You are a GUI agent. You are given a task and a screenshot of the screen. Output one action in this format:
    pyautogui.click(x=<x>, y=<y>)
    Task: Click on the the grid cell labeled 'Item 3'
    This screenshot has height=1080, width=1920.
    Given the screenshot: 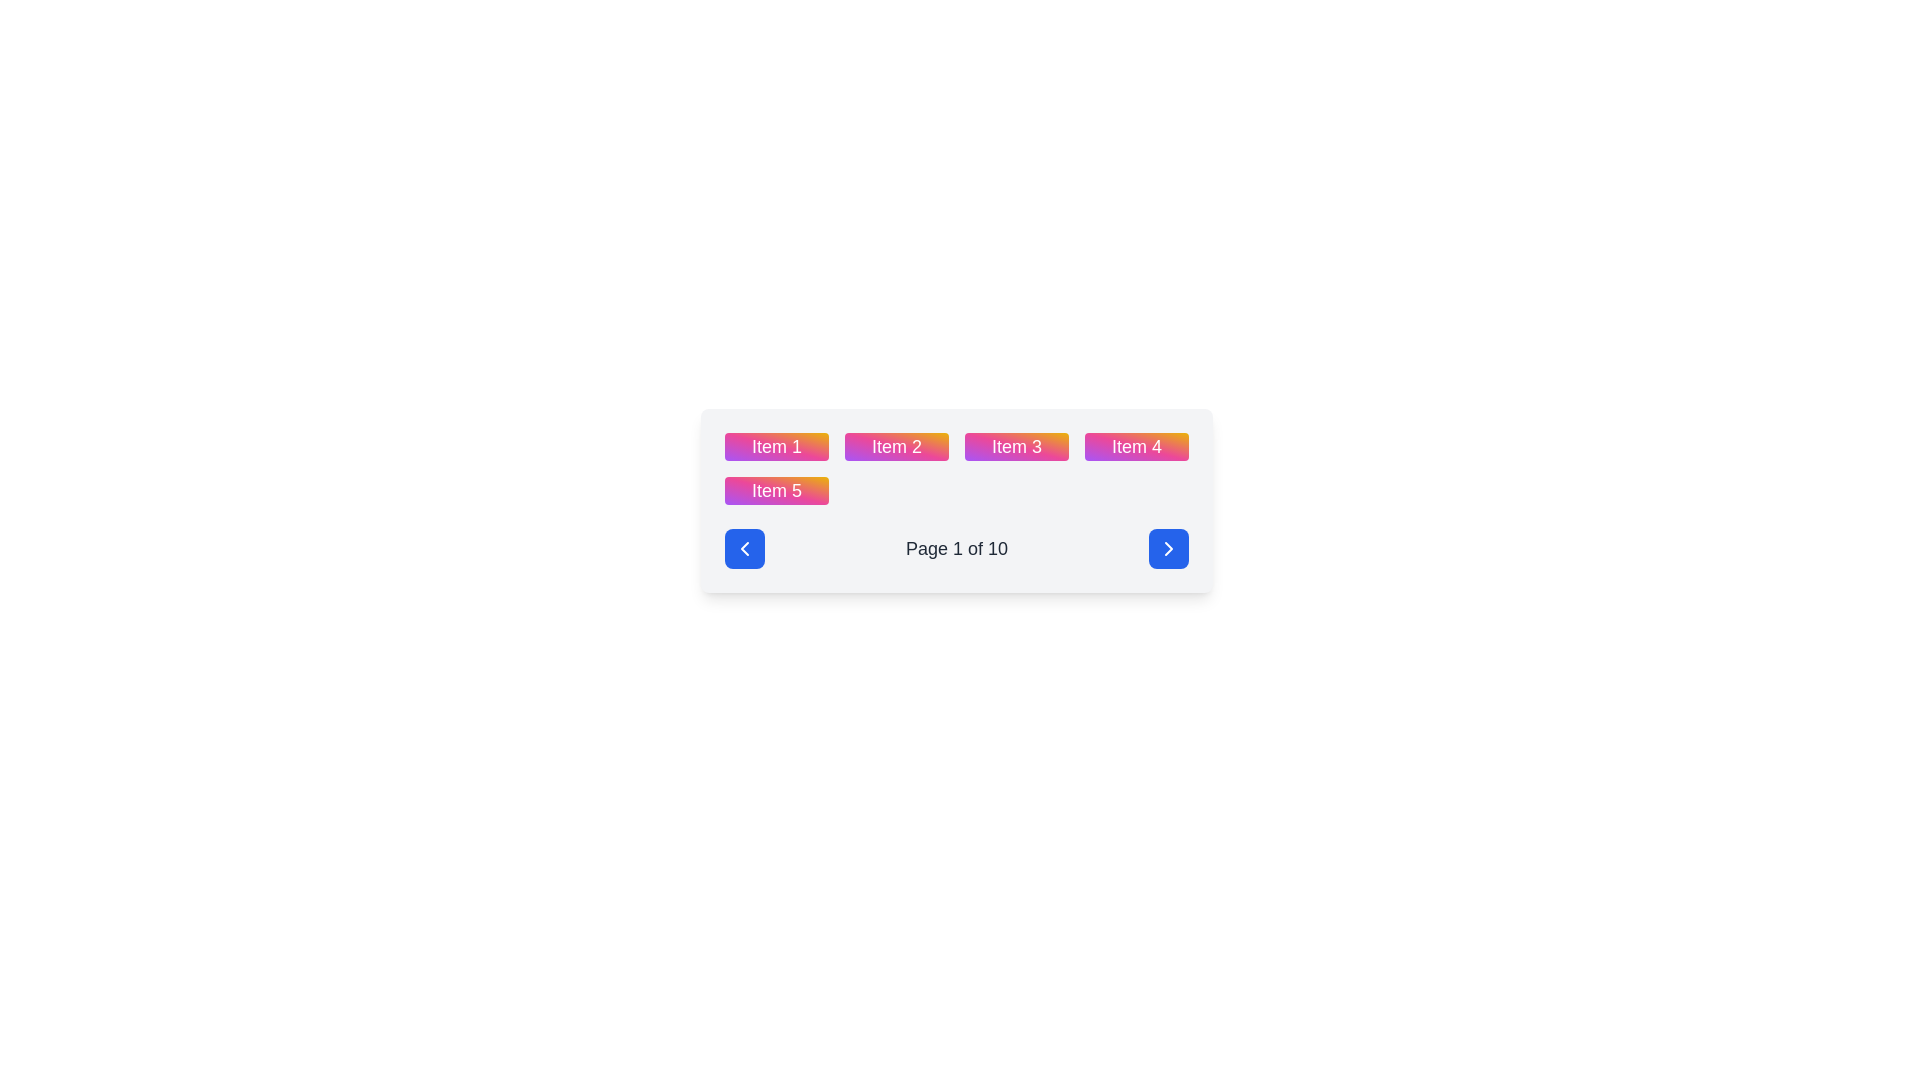 What is the action you would take?
    pyautogui.click(x=1017, y=446)
    